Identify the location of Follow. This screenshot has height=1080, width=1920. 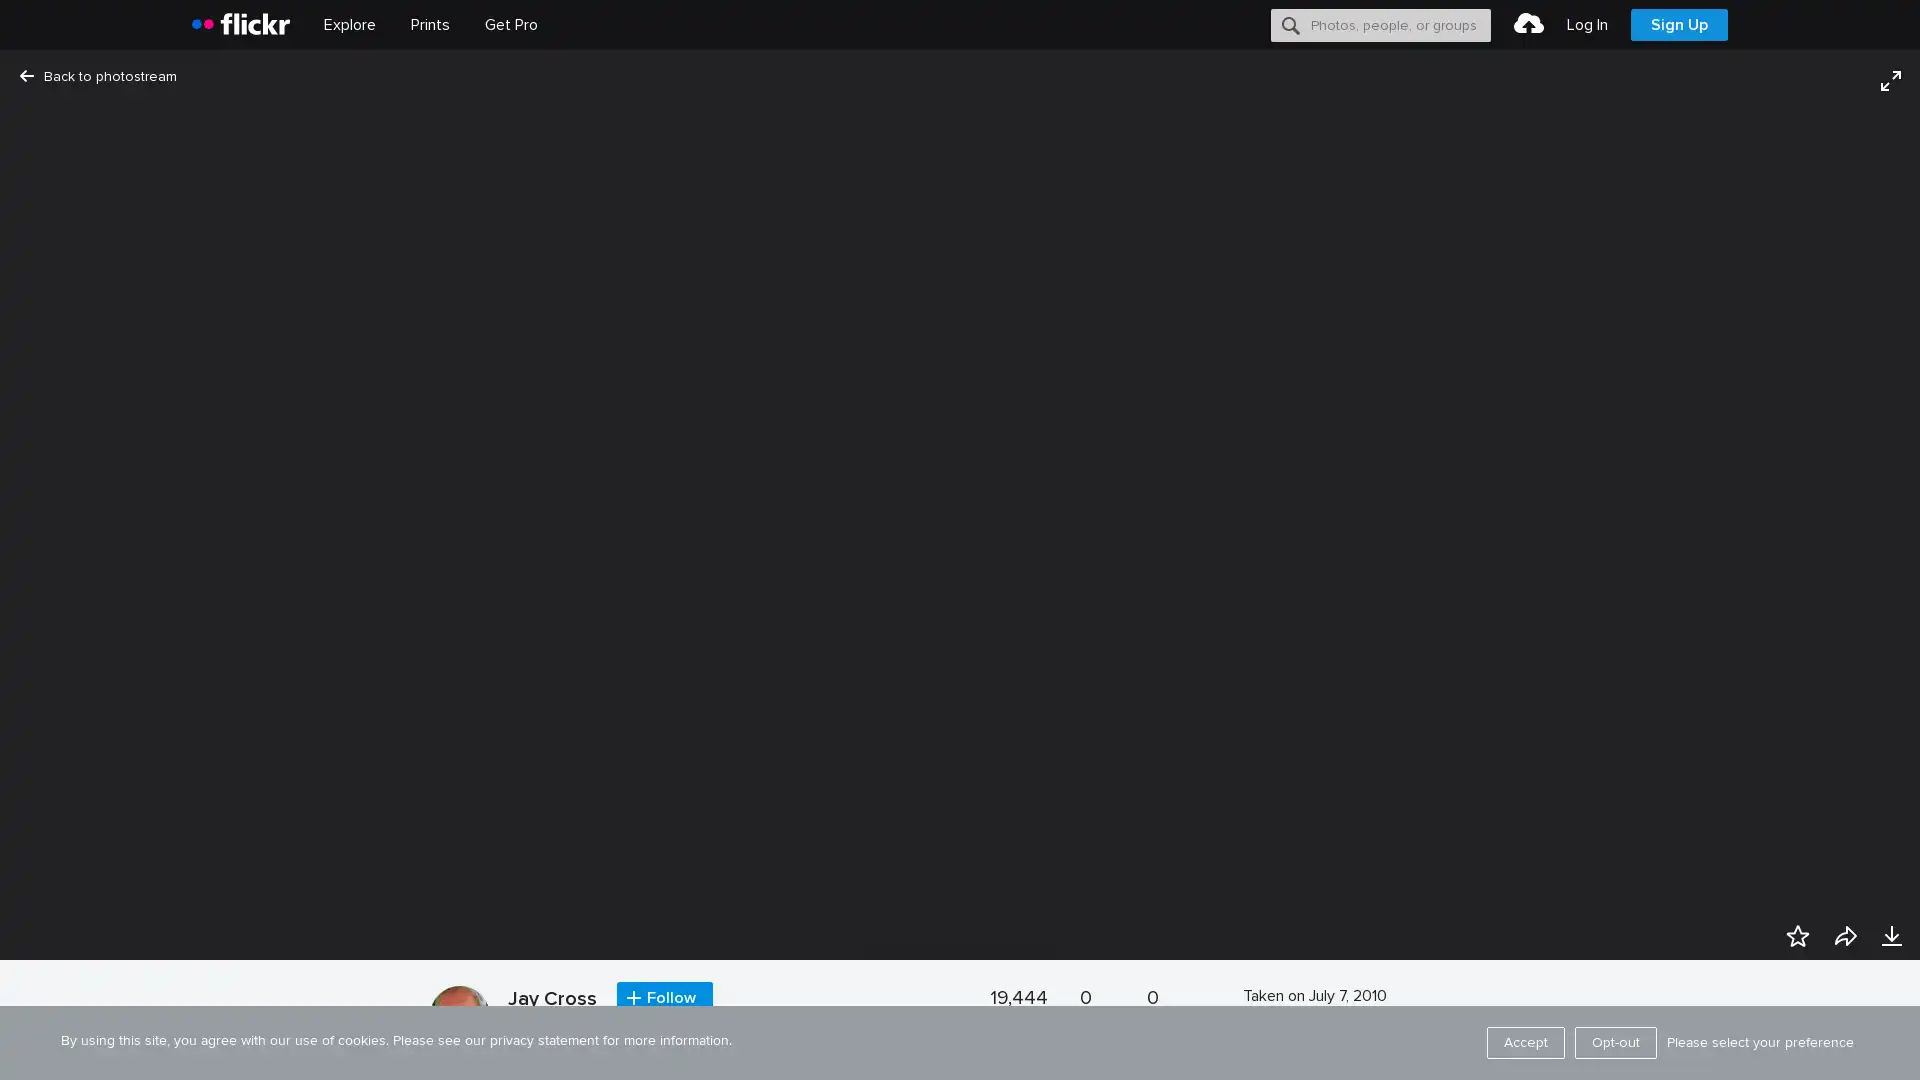
(665, 998).